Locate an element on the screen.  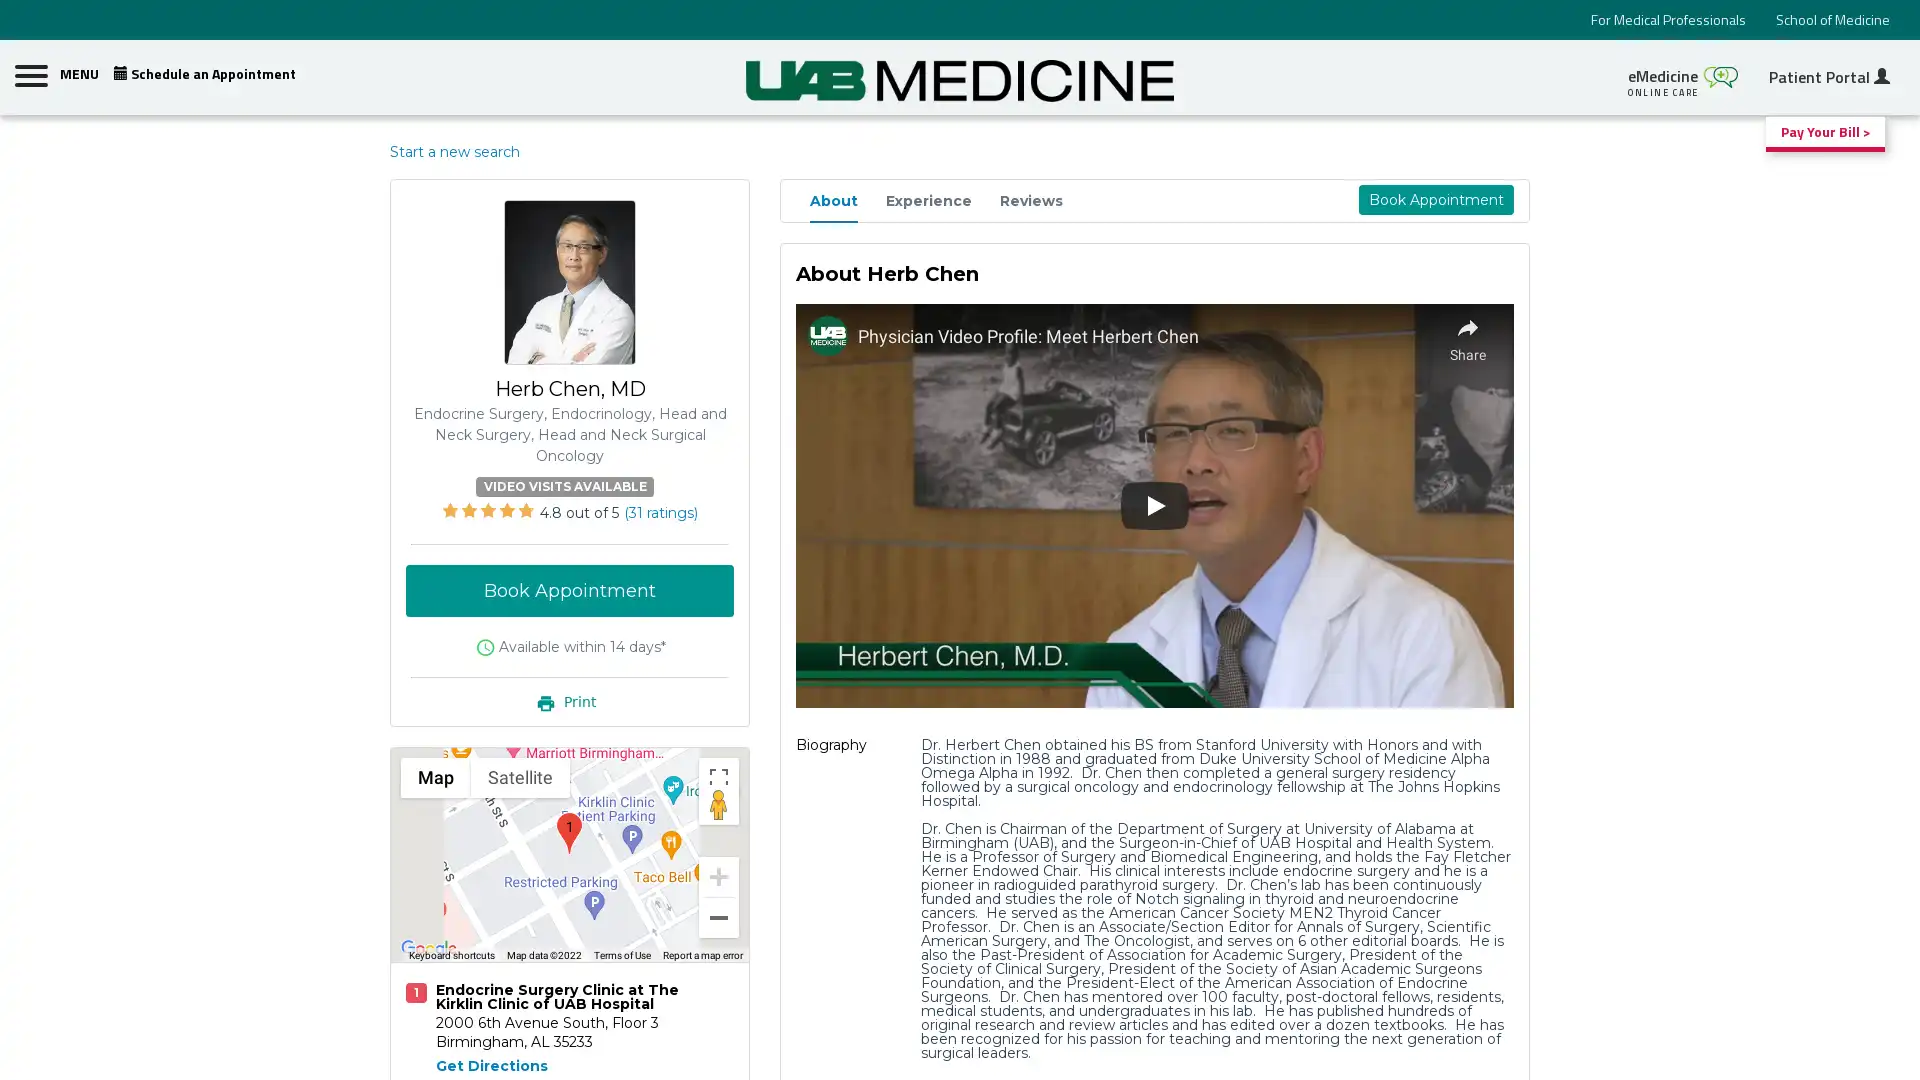
Book Appointment is located at coordinates (1434, 200).